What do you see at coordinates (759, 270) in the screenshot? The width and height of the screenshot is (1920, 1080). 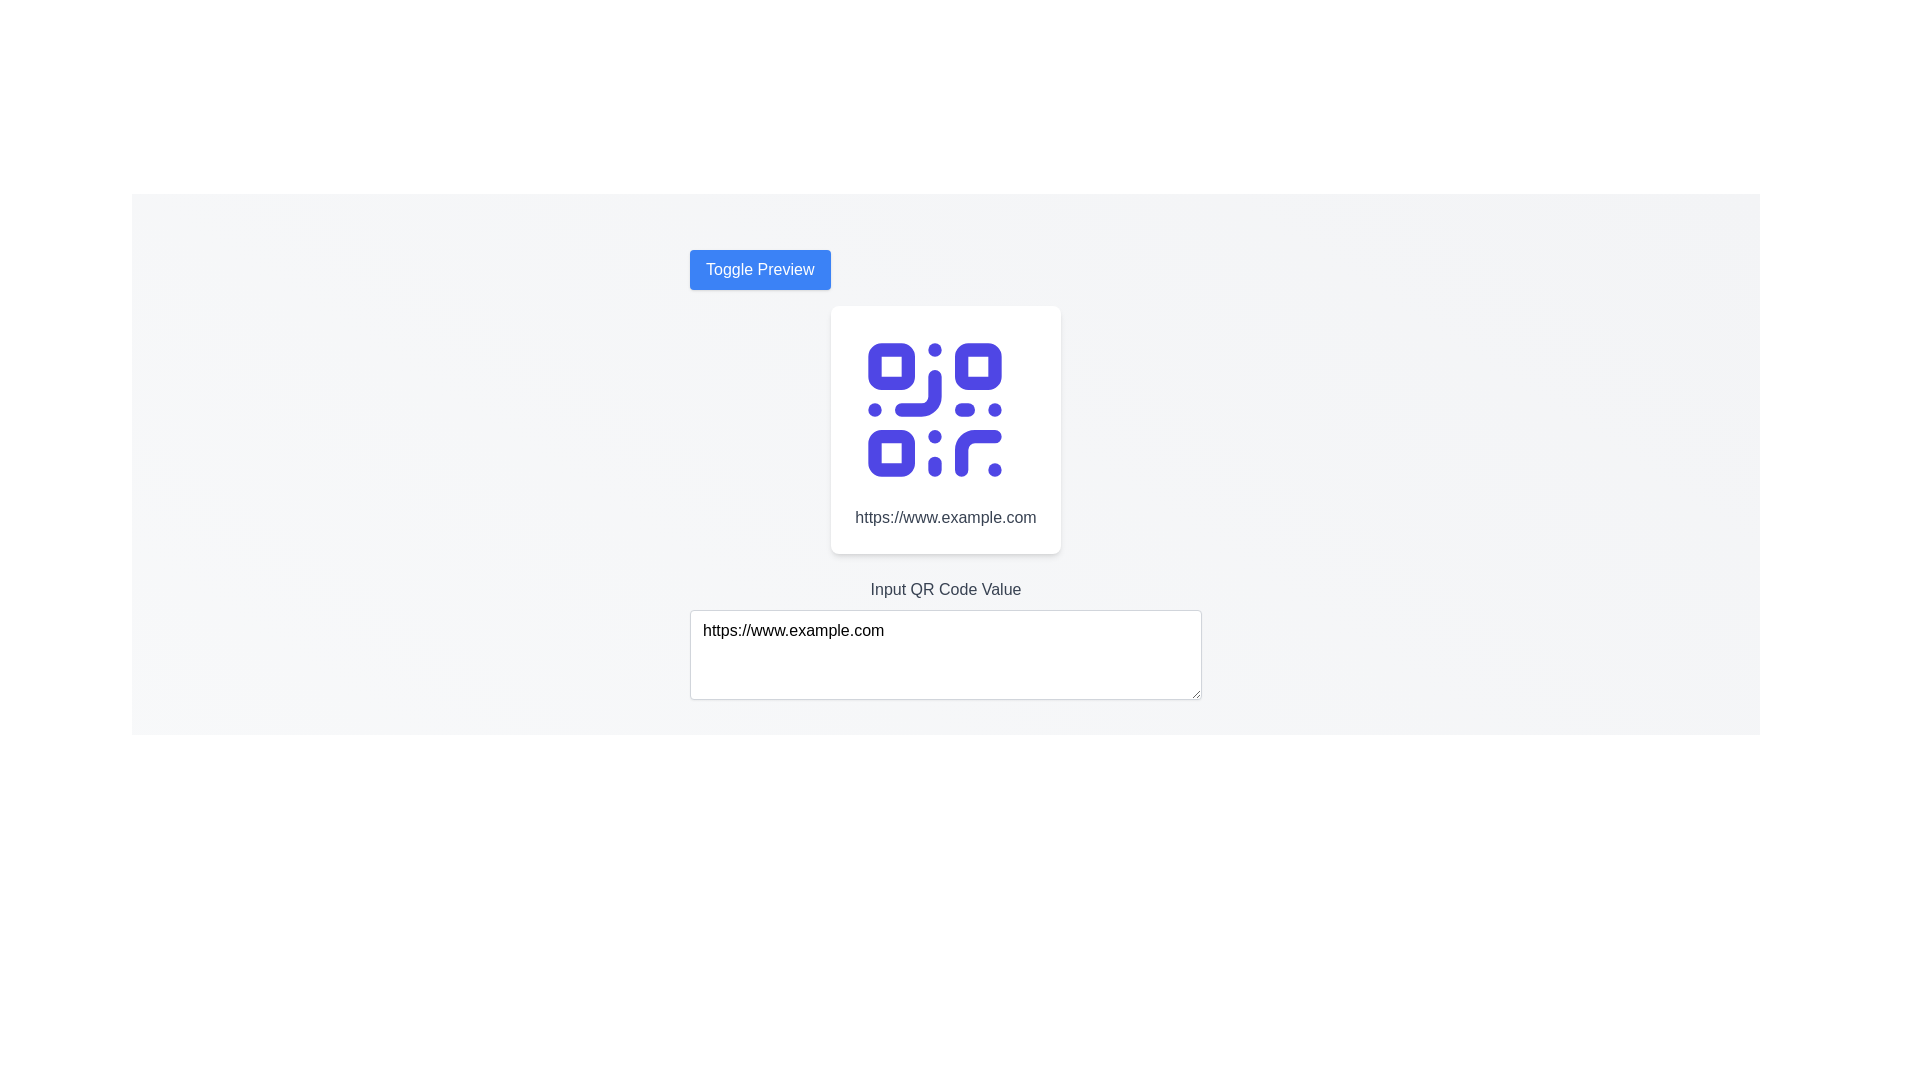 I see `the 'Toggle Preview' button, which is a rectangular button with a blue background and white text, to observe the hover effect` at bounding box center [759, 270].